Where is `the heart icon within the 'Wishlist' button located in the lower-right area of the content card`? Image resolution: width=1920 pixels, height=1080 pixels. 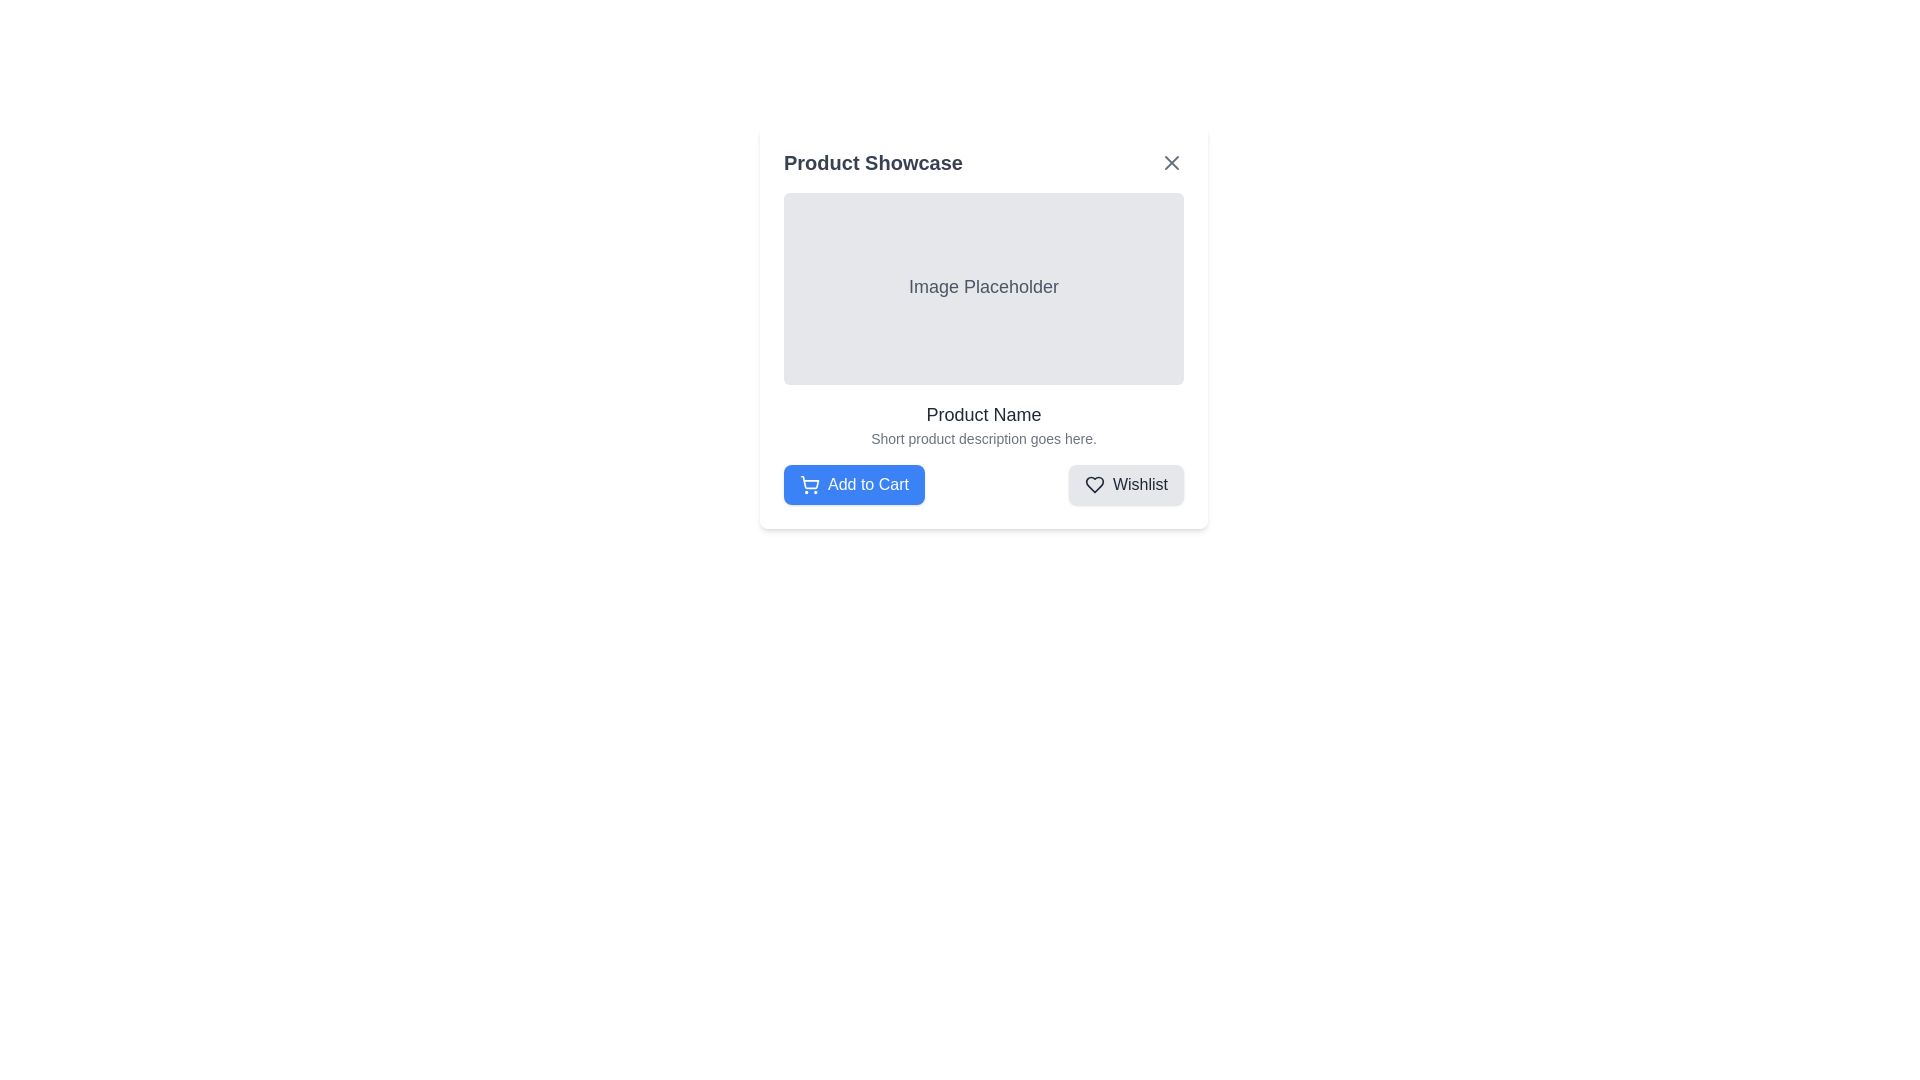
the heart icon within the 'Wishlist' button located in the lower-right area of the content card is located at coordinates (1093, 485).